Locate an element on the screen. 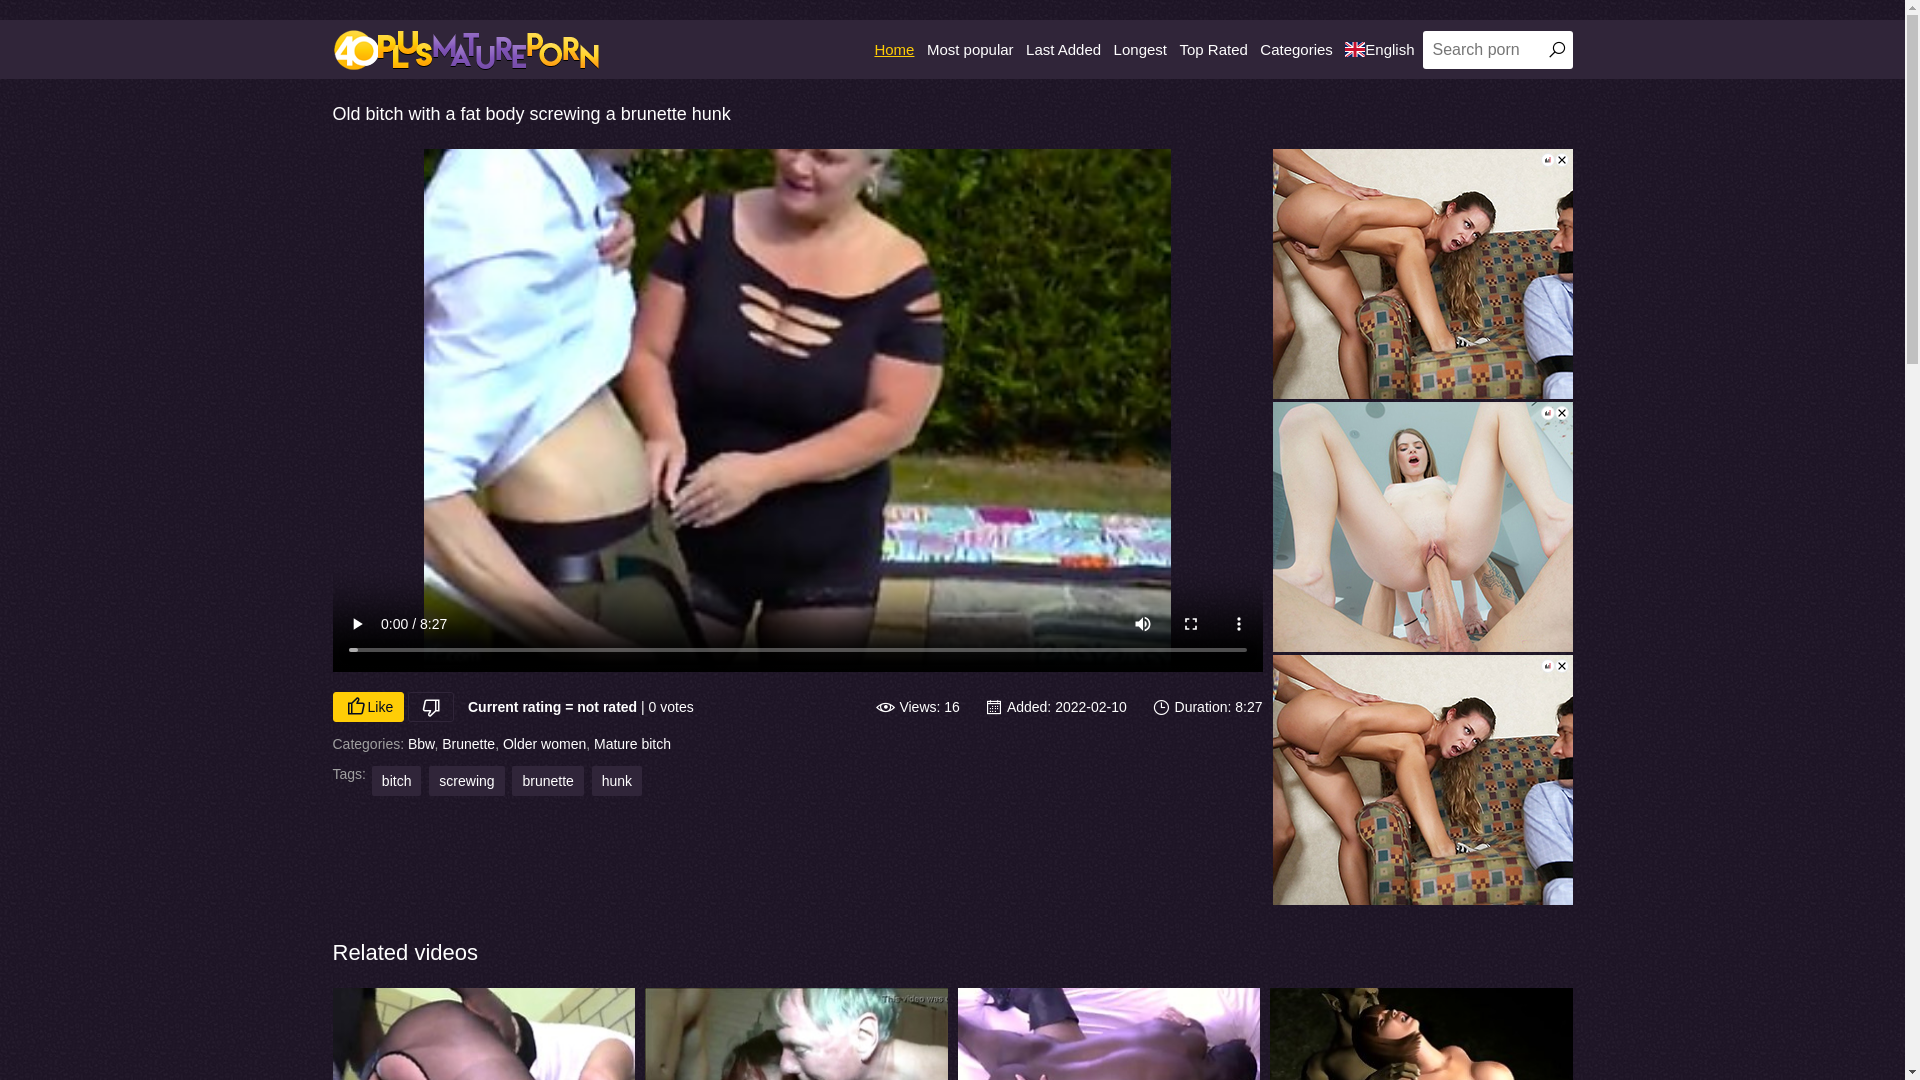 The height and width of the screenshot is (1080, 1920). 'screwing' is located at coordinates (465, 779).